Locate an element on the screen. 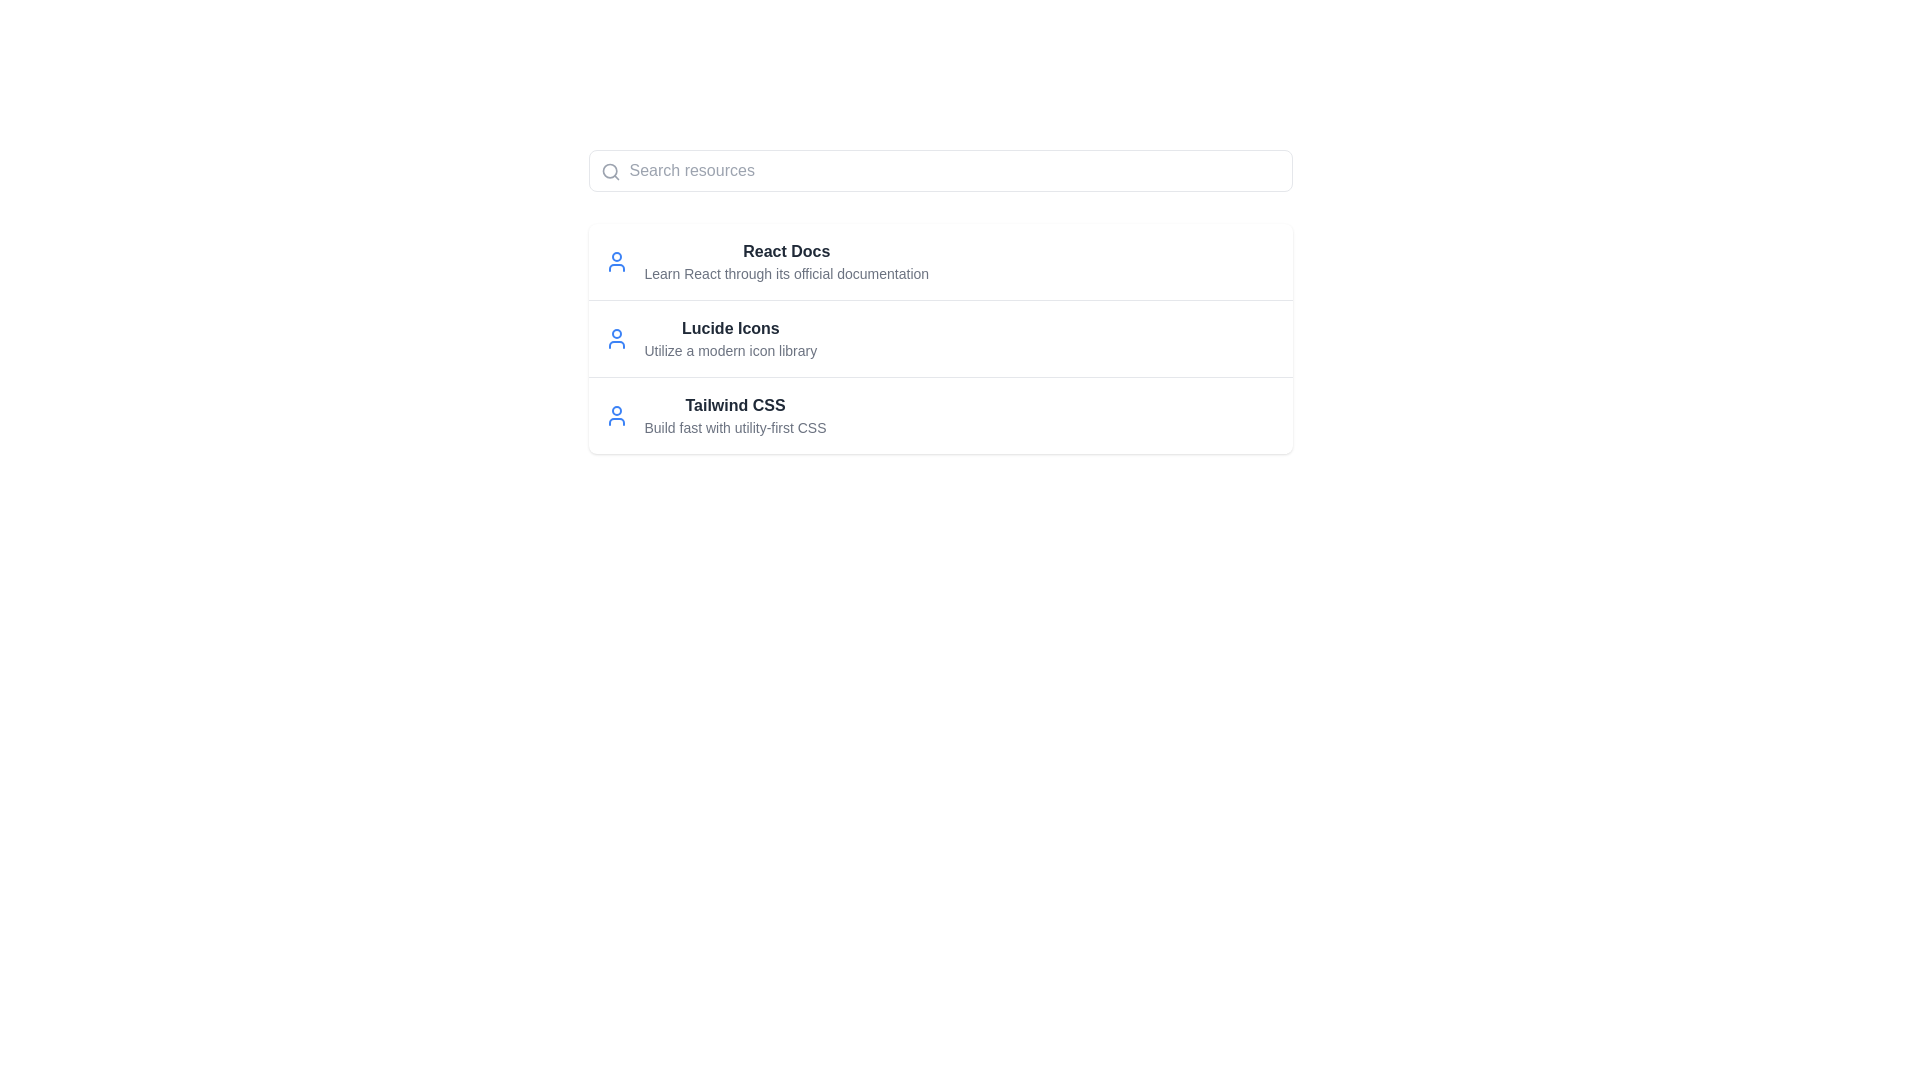  first list item that provides documentation about React, which is positioned below the search bar and to the right of an icon is located at coordinates (785, 261).